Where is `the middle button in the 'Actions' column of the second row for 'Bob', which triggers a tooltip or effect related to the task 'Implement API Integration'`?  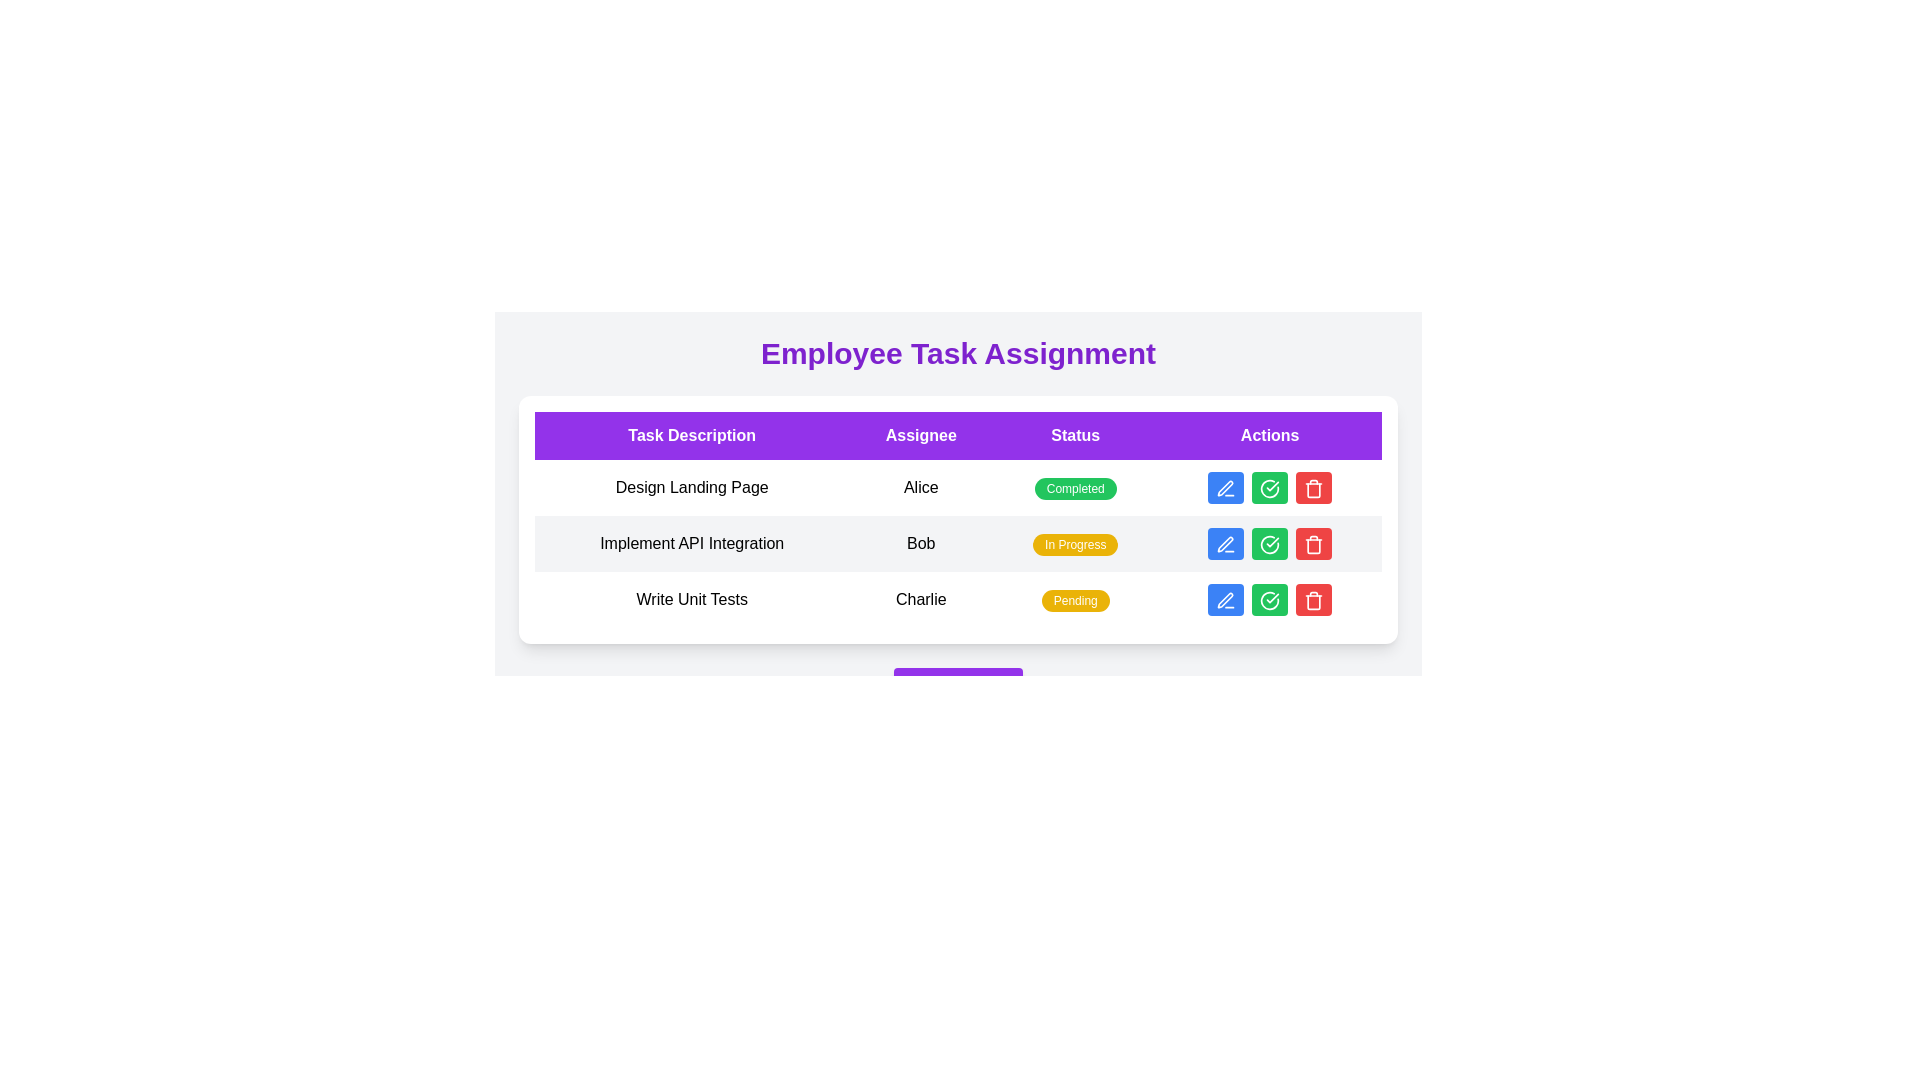
the middle button in the 'Actions' column of the second row for 'Bob', which triggers a tooltip or effect related to the task 'Implement API Integration' is located at coordinates (1269, 543).